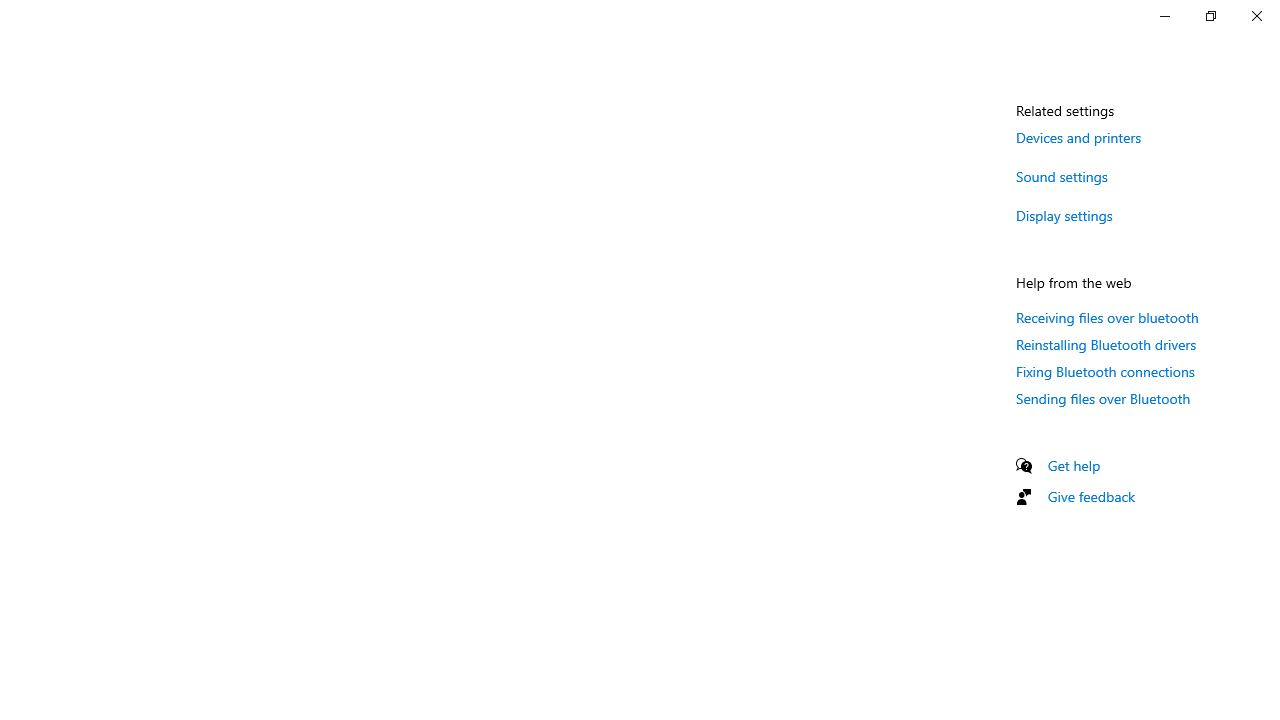 The height and width of the screenshot is (720, 1280). Describe the element at coordinates (1255, 15) in the screenshot. I see `'Close Settings'` at that location.